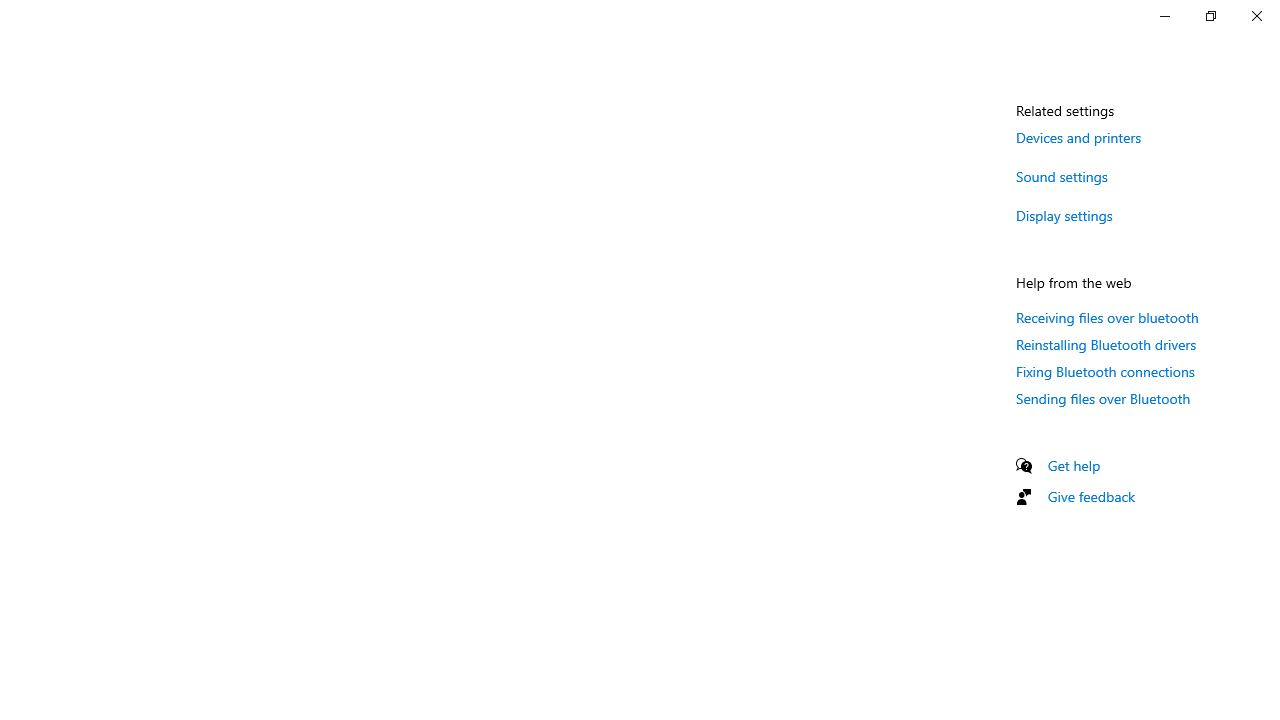 The height and width of the screenshot is (720, 1280). Describe the element at coordinates (1255, 15) in the screenshot. I see `'Close Settings'` at that location.